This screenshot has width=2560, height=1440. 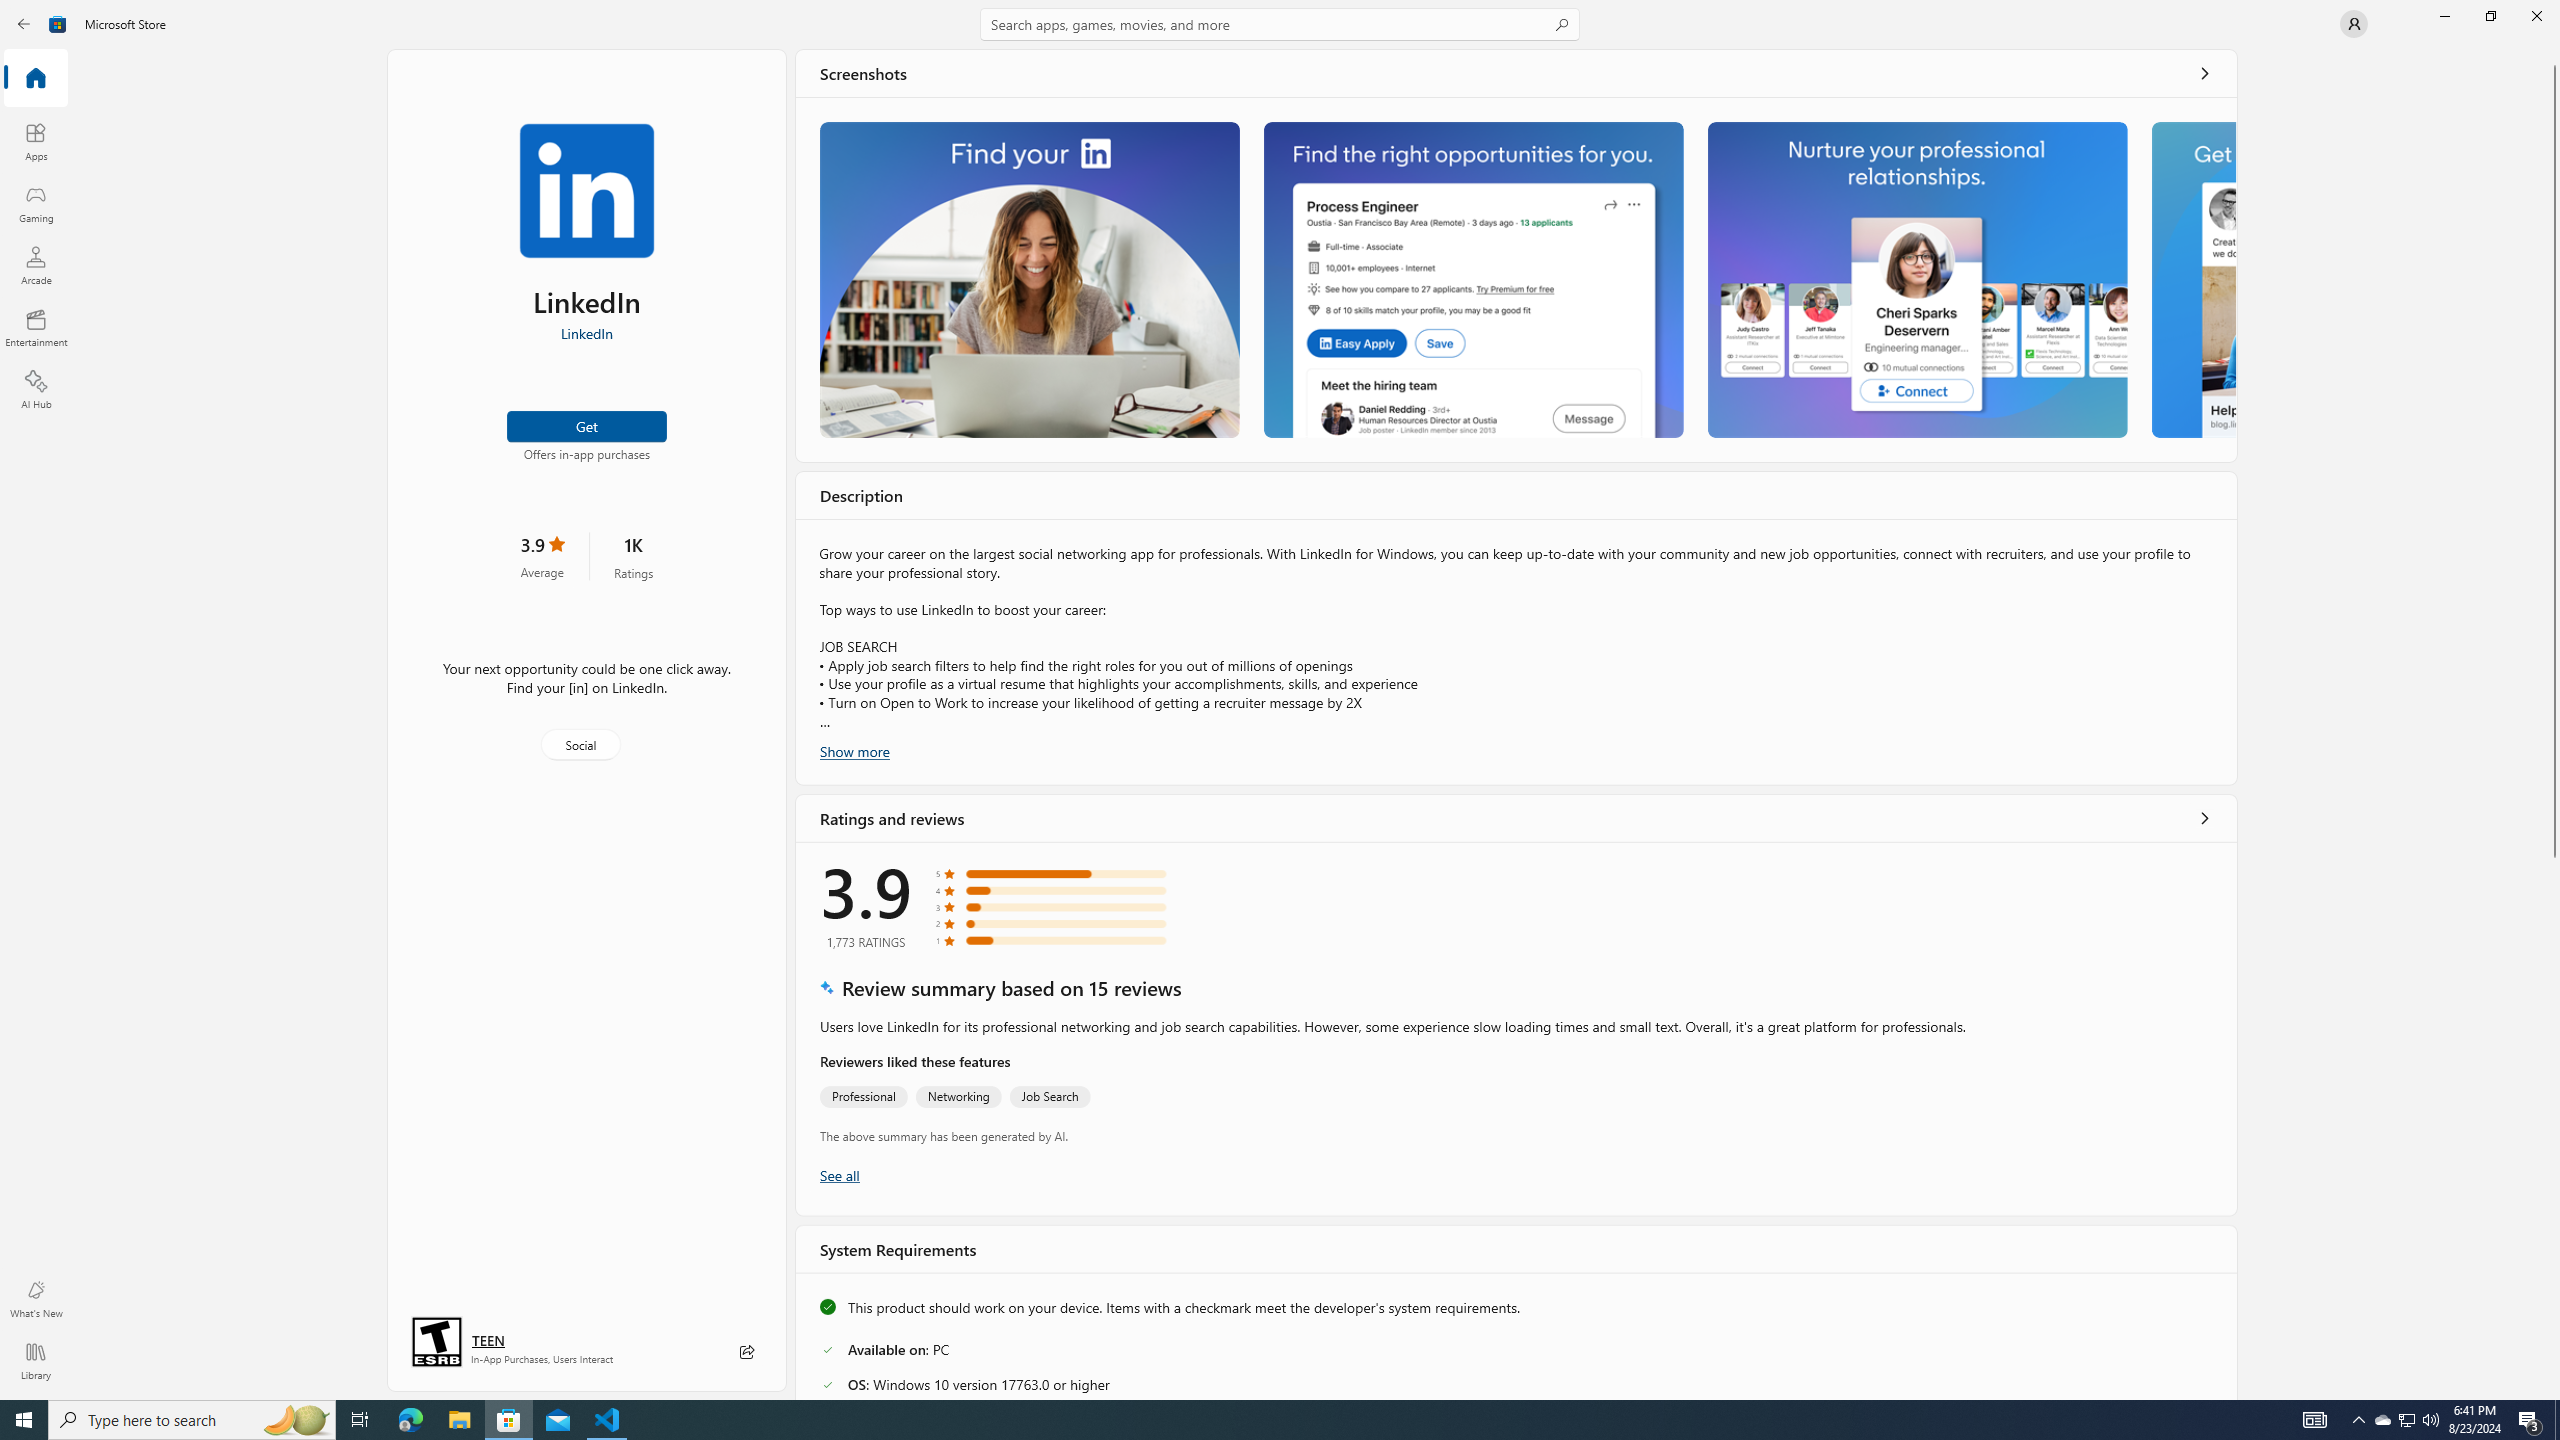 I want to click on 'Vertical Large Increase', so click(x=2552, y=1122).